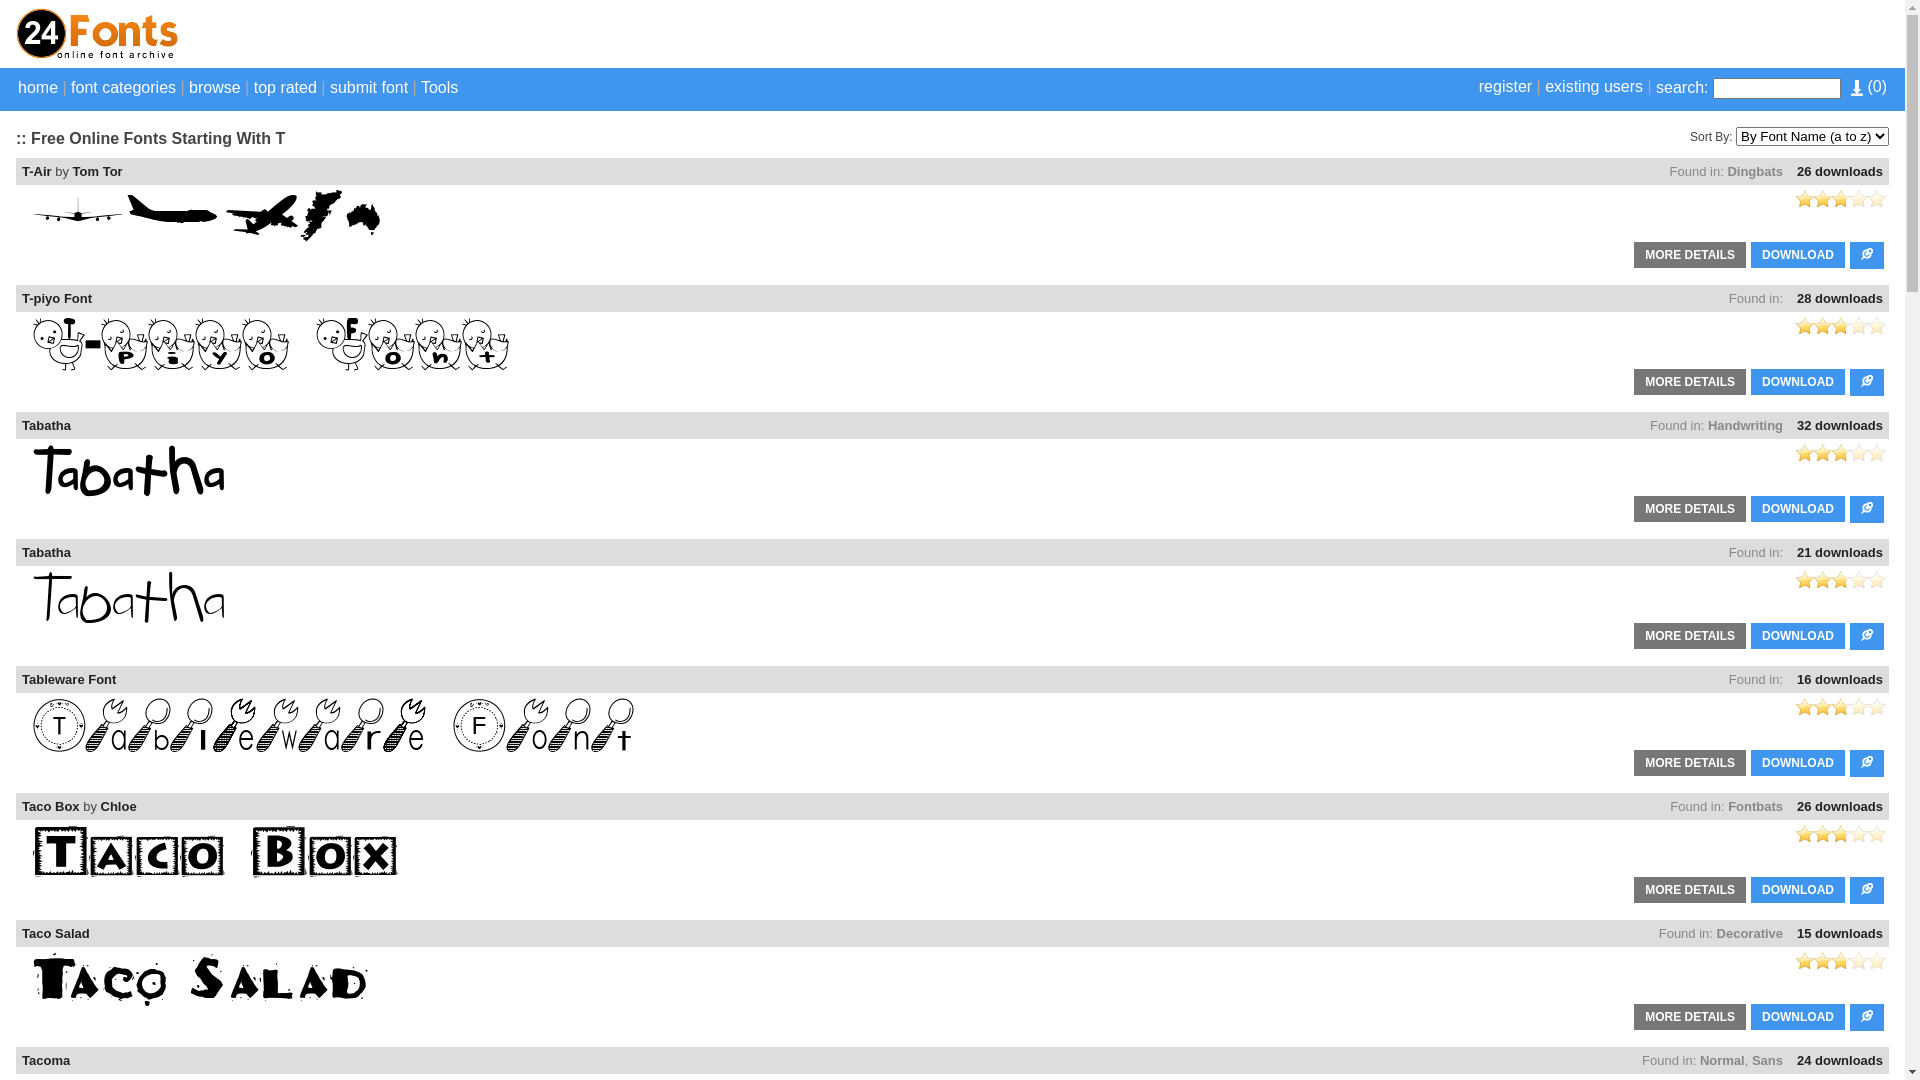 The image size is (1920, 1080). I want to click on 'Normal', so click(1698, 1059).